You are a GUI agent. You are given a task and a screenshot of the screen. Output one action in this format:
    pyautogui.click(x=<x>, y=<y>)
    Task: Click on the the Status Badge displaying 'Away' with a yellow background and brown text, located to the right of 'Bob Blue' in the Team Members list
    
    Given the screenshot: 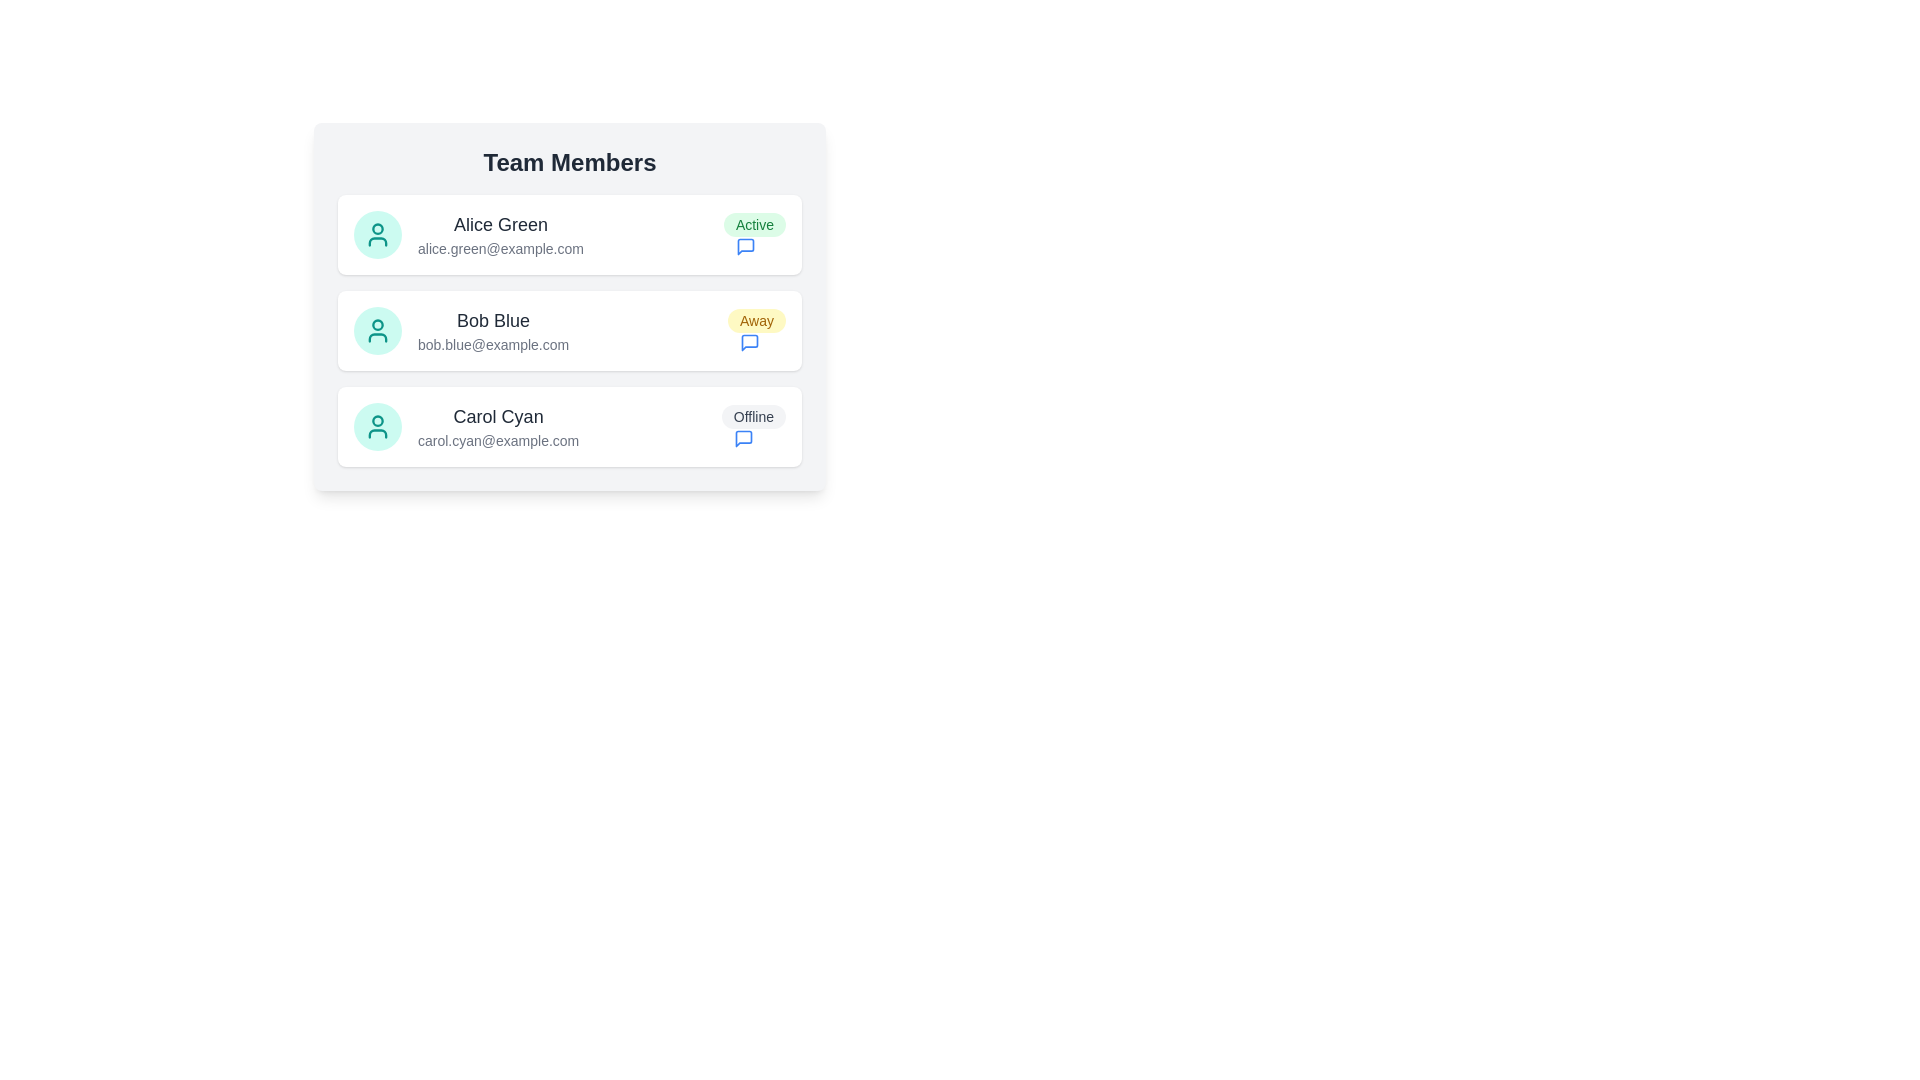 What is the action you would take?
    pyautogui.click(x=756, y=319)
    